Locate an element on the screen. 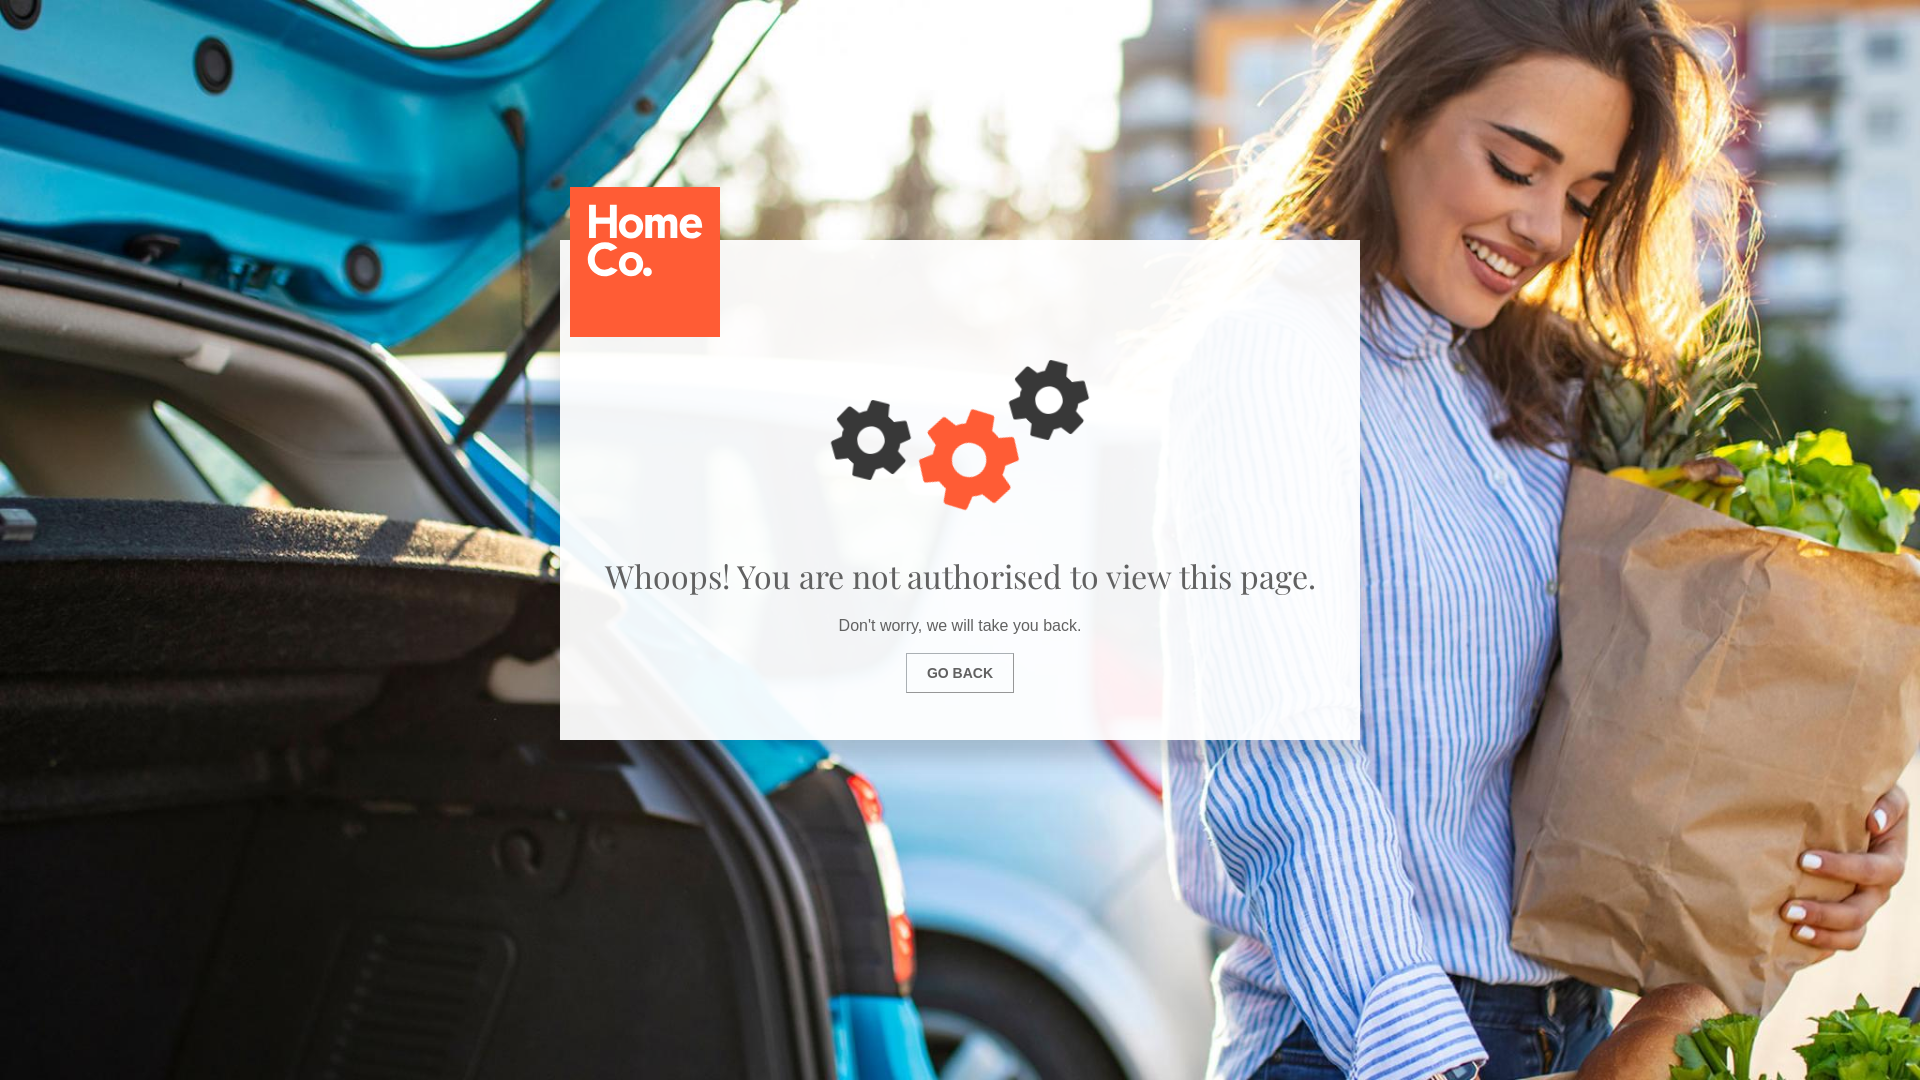 This screenshot has width=1920, height=1080. 'GO BACK' is located at coordinates (960, 672).